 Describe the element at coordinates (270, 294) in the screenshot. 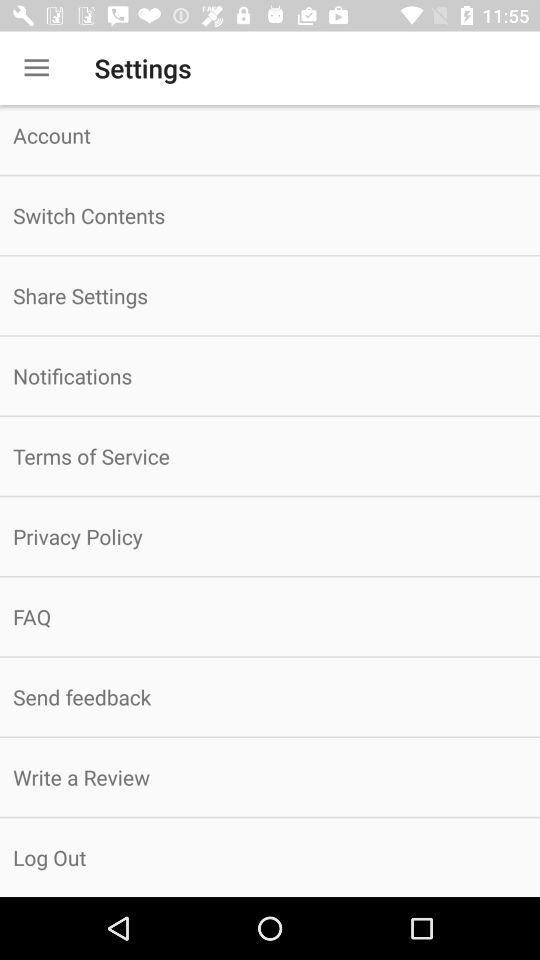

I see `icon above notifications icon` at that location.